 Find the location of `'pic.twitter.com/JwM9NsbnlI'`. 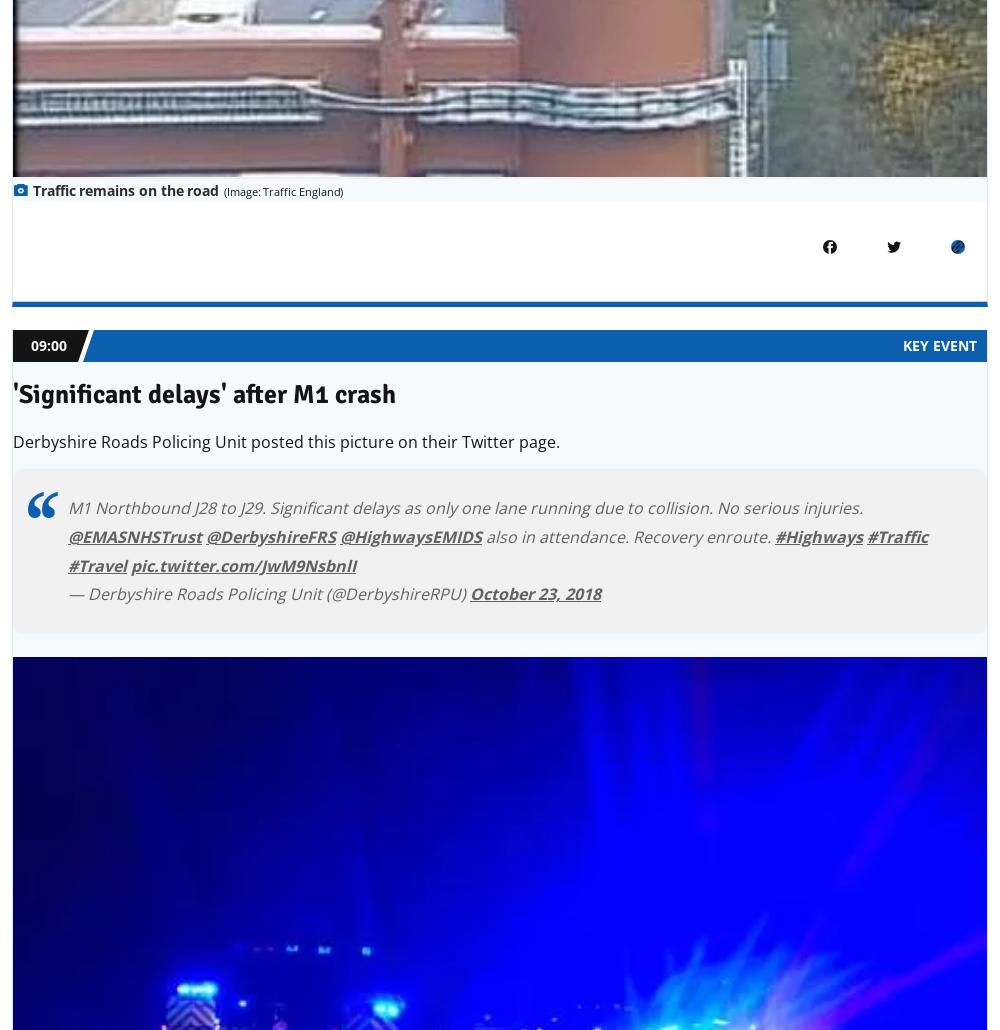

'pic.twitter.com/JwM9NsbnlI' is located at coordinates (242, 564).